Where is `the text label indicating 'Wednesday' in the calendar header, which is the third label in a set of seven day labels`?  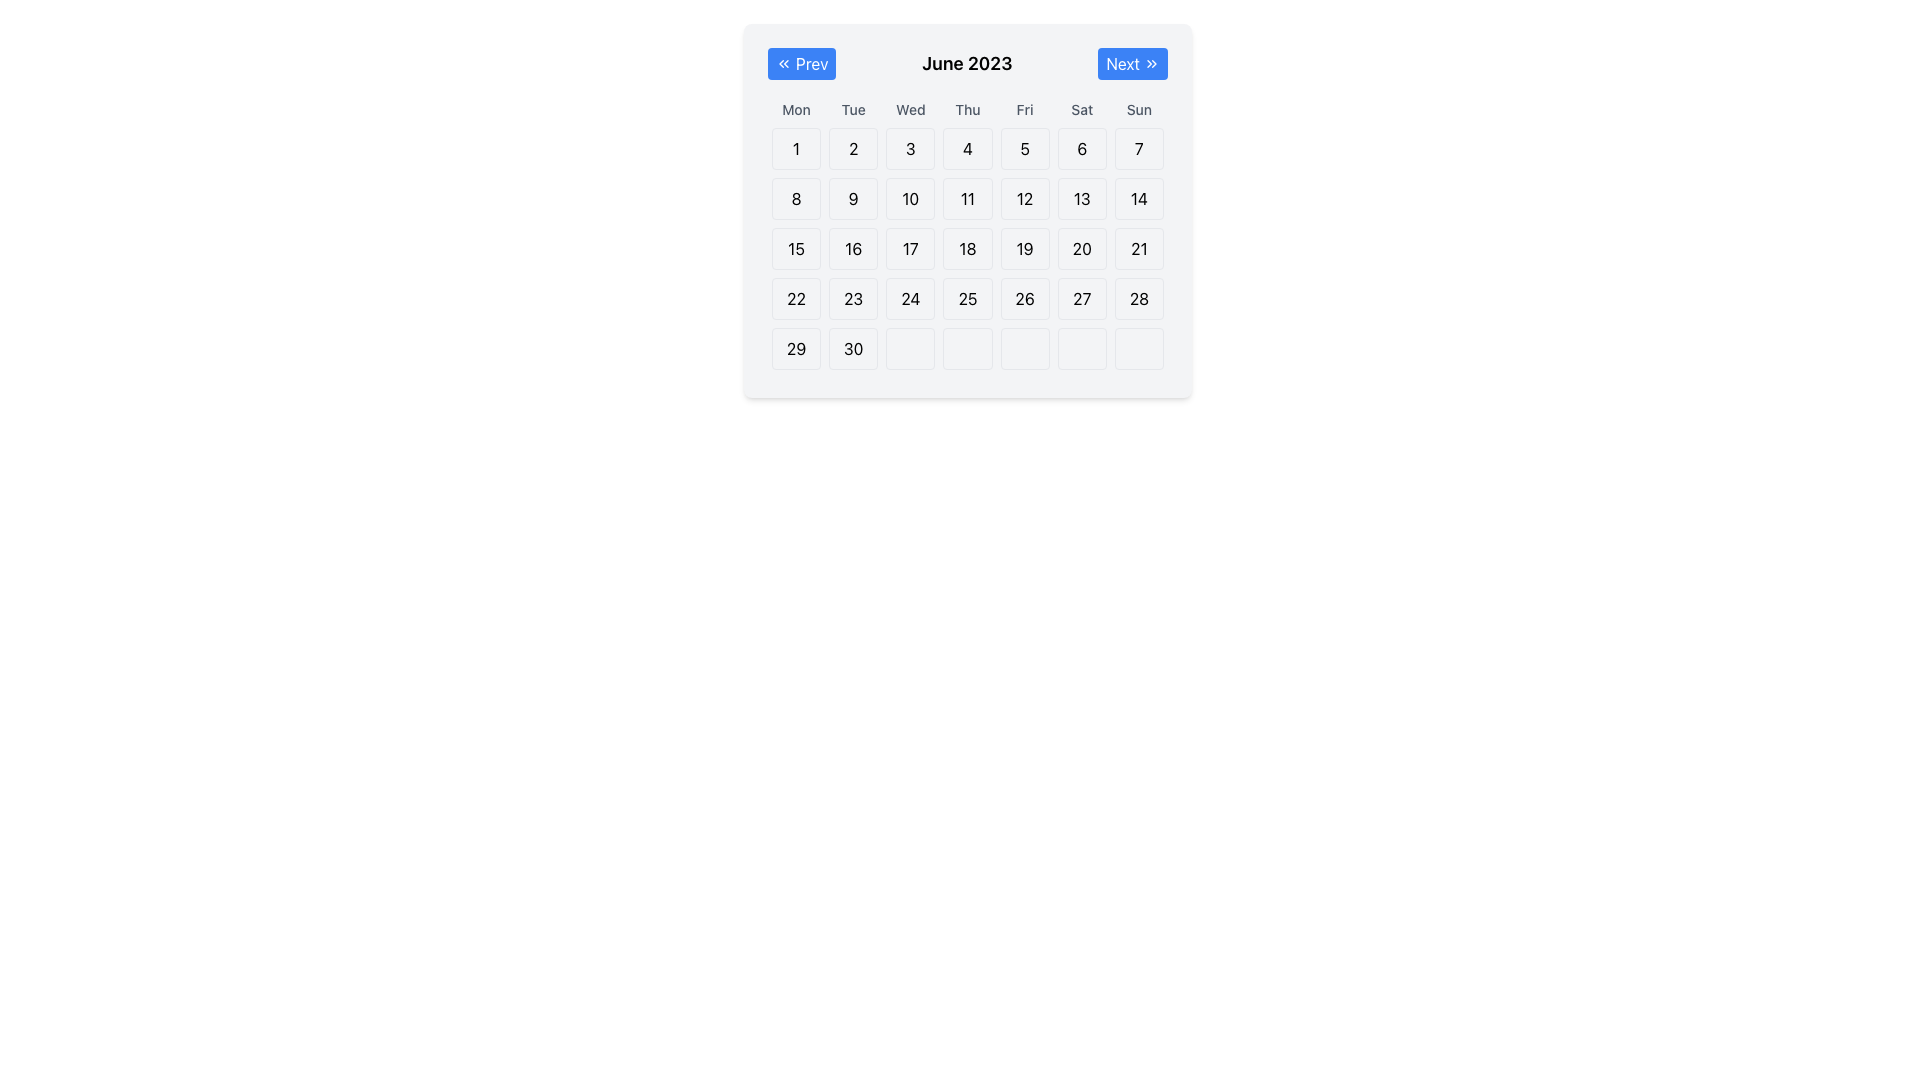 the text label indicating 'Wednesday' in the calendar header, which is the third label in a set of seven day labels is located at coordinates (909, 110).